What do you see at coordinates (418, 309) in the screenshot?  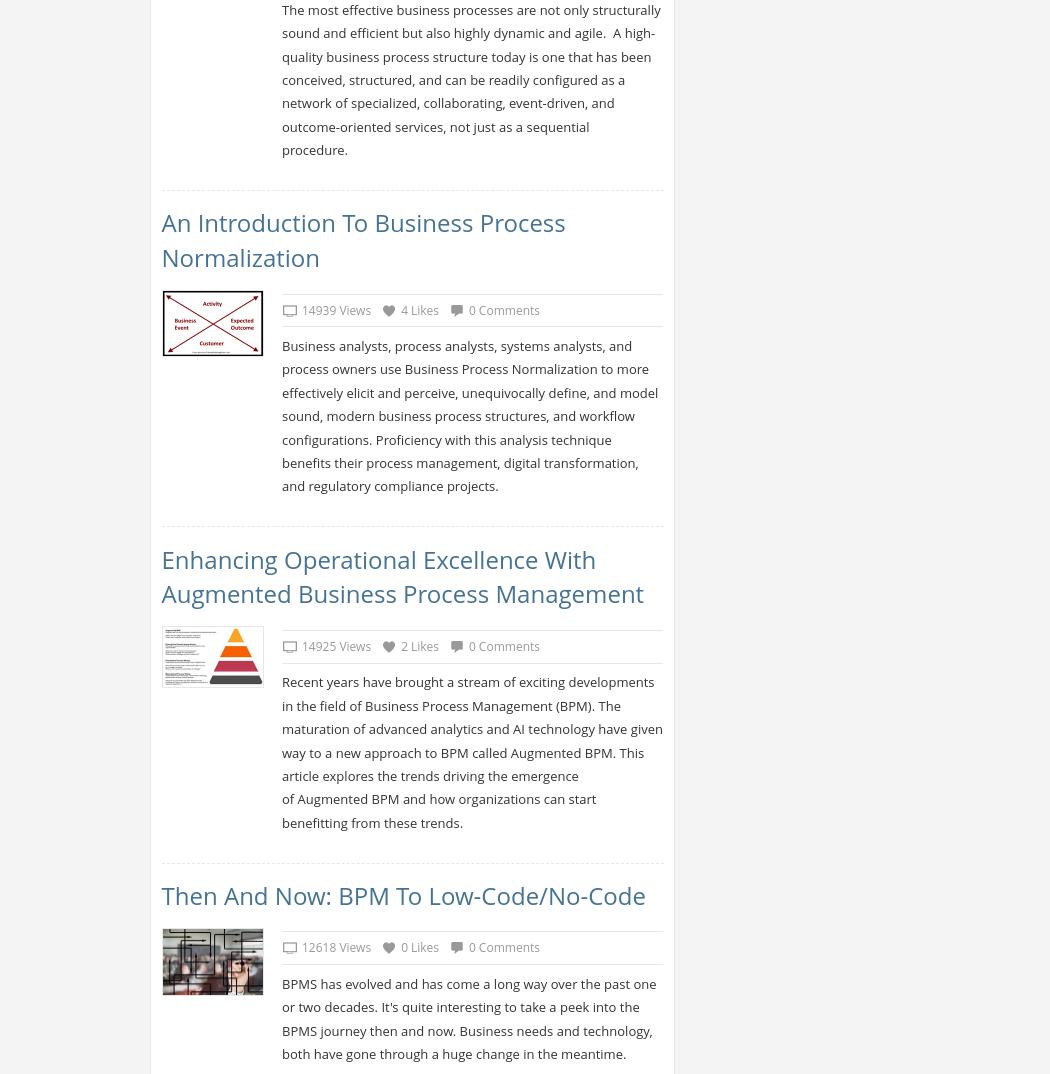 I see `'4 Likes'` at bounding box center [418, 309].